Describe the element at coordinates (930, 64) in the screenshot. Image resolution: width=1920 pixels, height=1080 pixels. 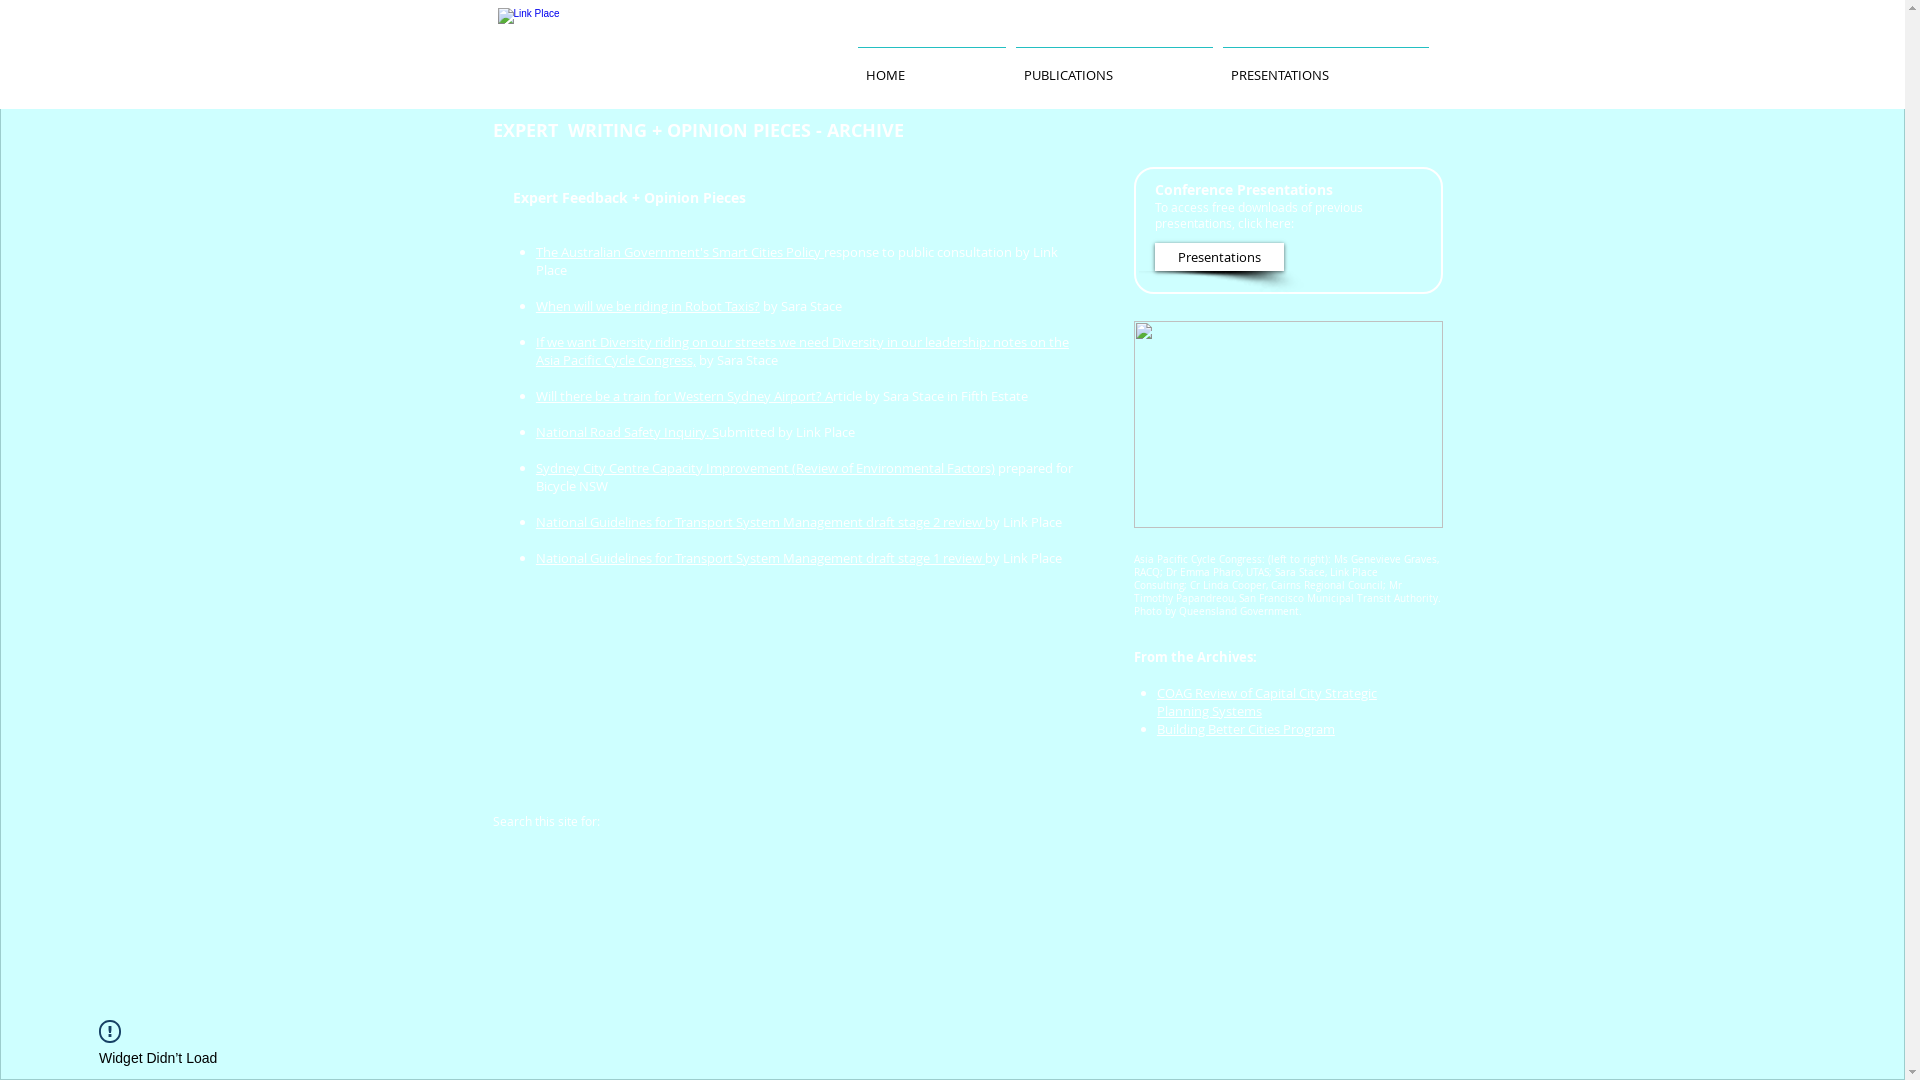
I see `'HOME'` at that location.